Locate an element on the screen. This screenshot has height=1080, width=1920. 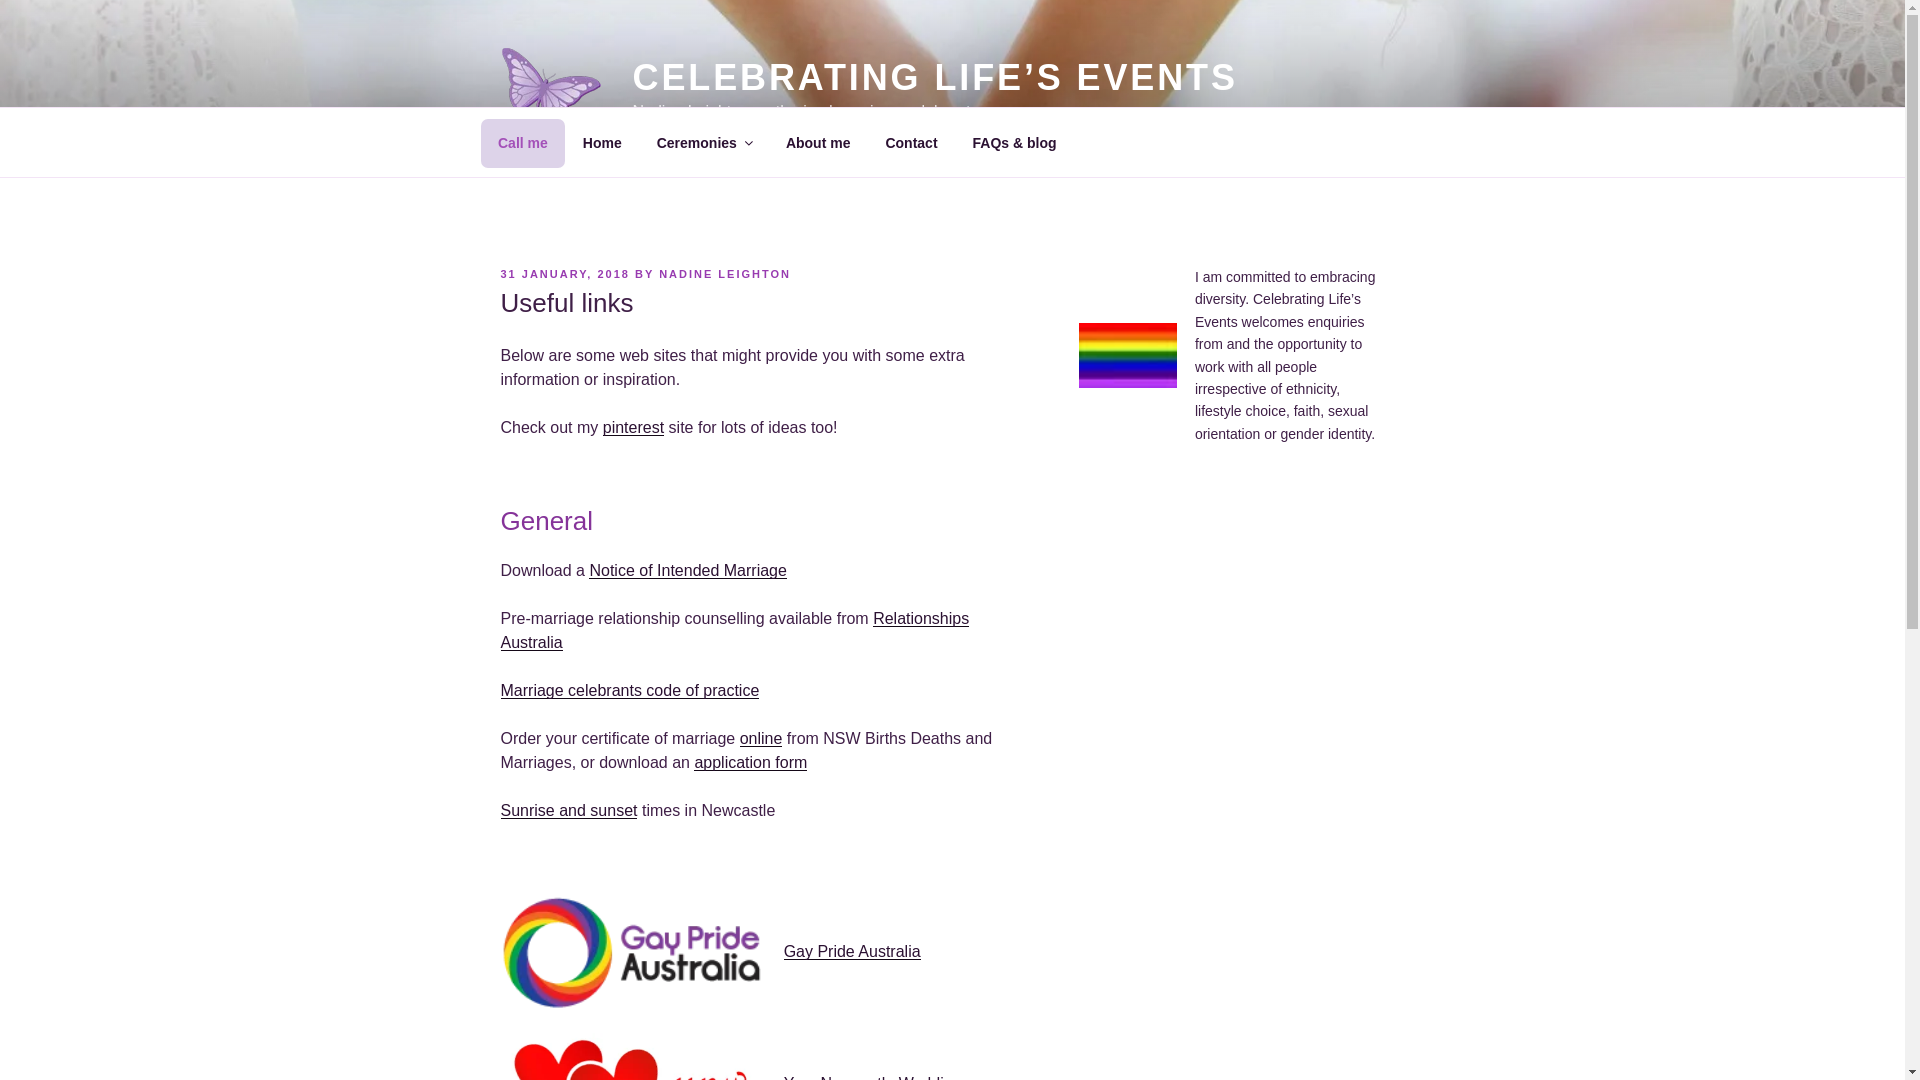
'FAQs & blog' is located at coordinates (1014, 141).